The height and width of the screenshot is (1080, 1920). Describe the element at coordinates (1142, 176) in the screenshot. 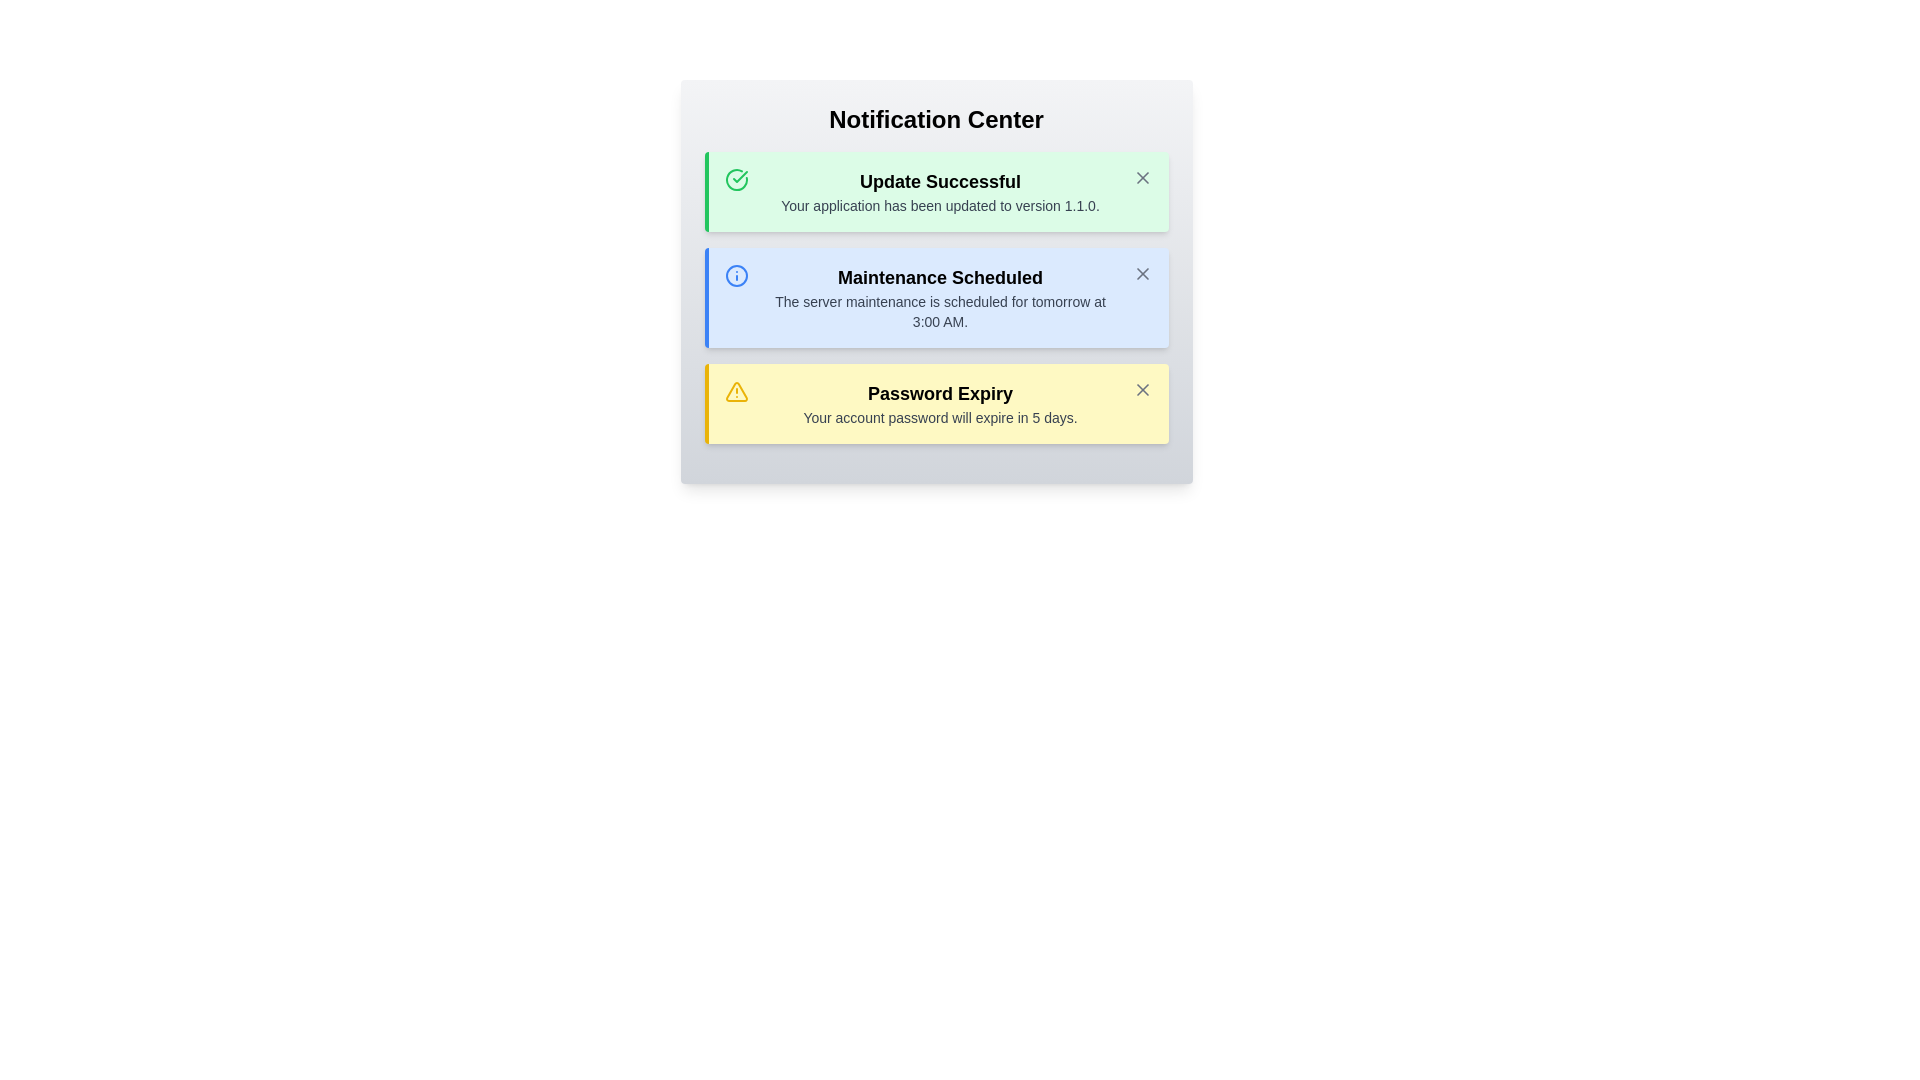

I see `the Dismiss button, which is a close icon styled as an 'X' in a rounded, minimalist design, located in the 'Update Successful' notification section at the top-right corner` at that location.